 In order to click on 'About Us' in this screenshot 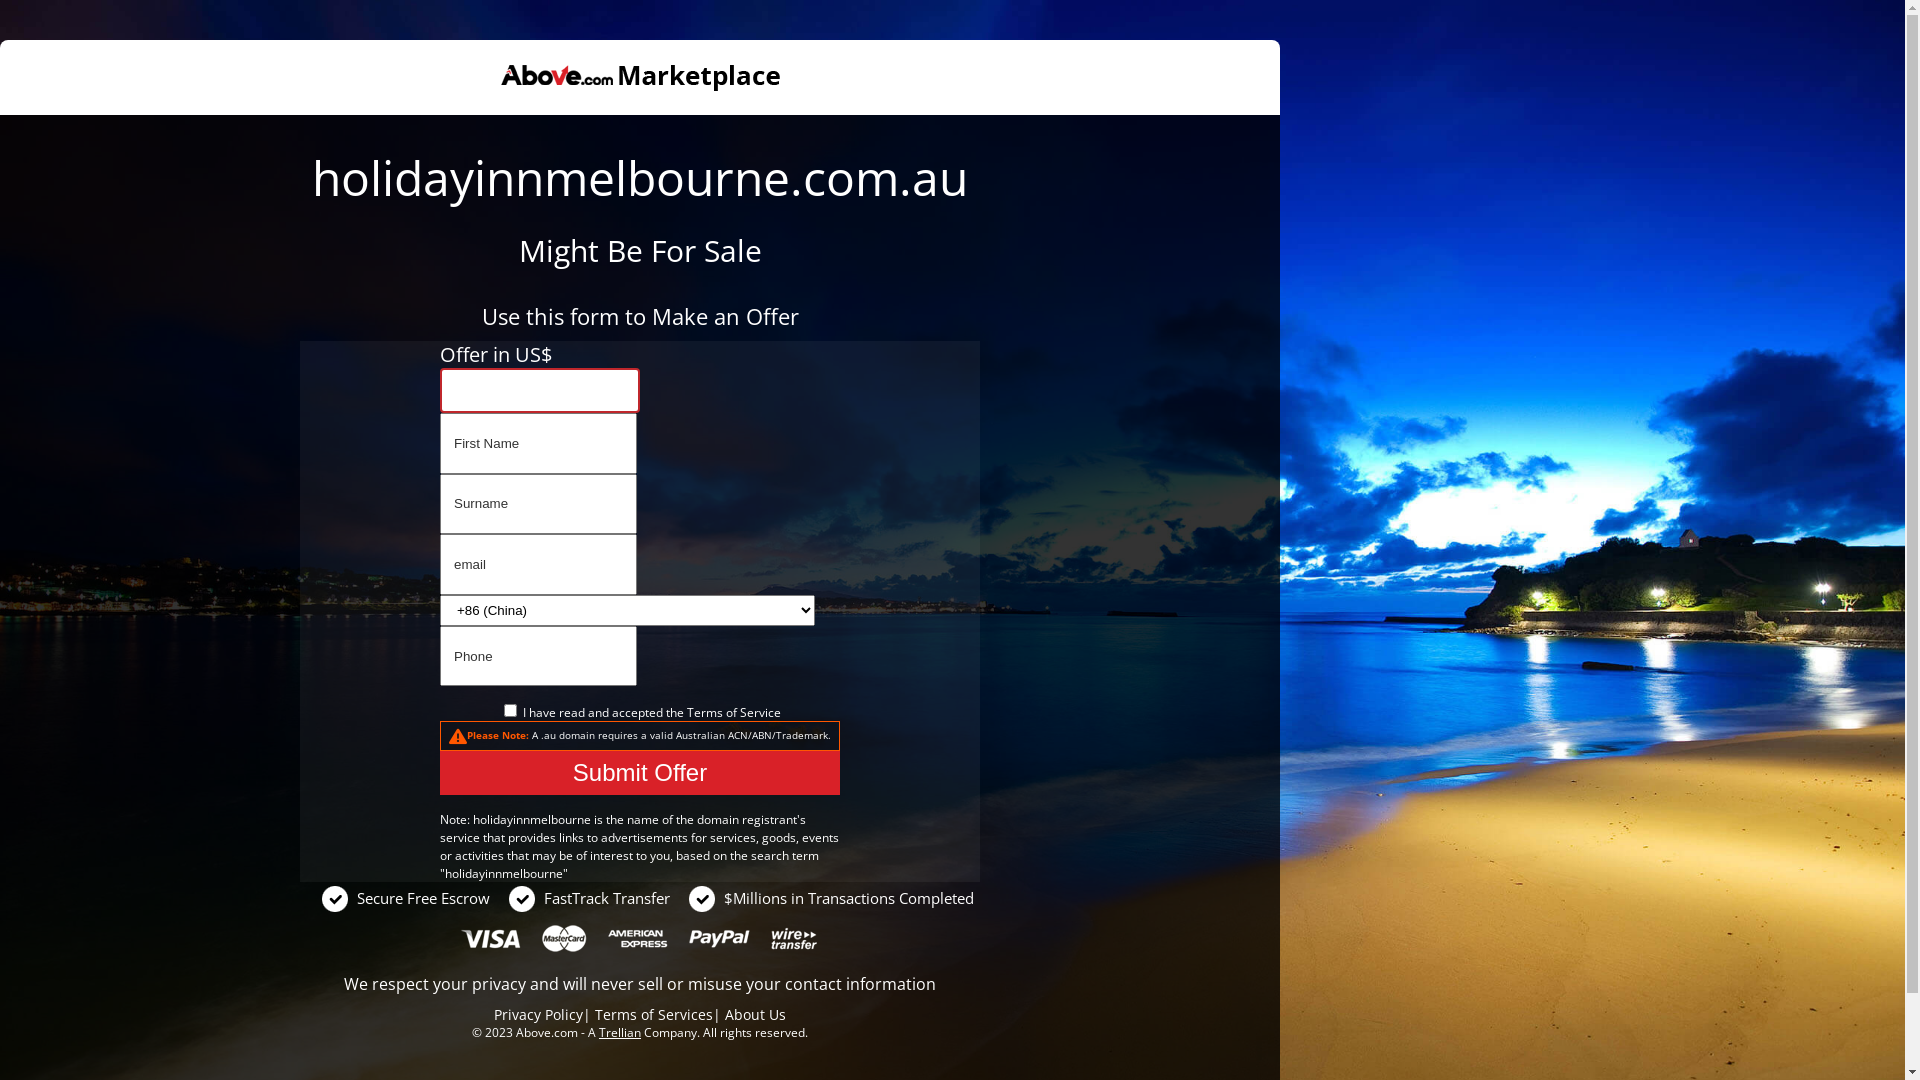, I will do `click(754, 1014)`.